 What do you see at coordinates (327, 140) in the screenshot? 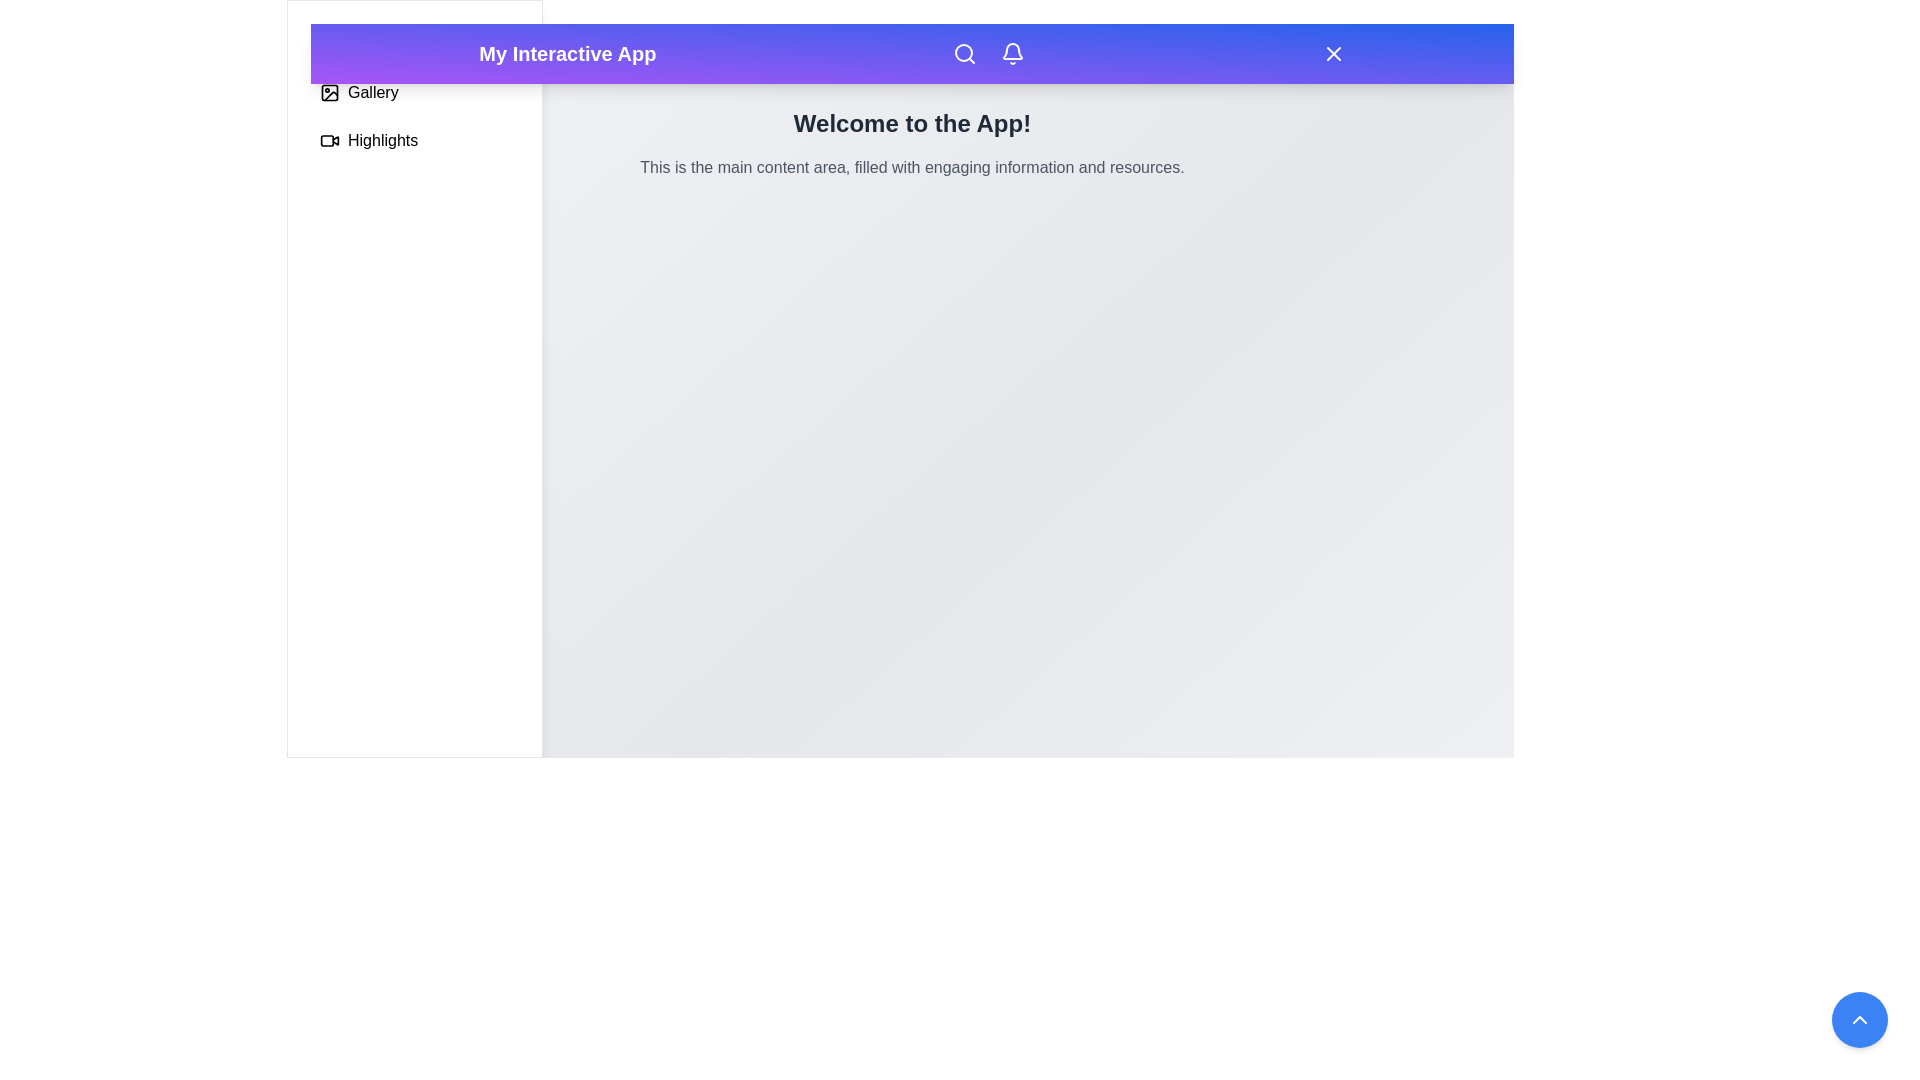
I see `the 'Highlights' menu item icon in the sidebar, which is located to the left of the text 'Highlights'` at bounding box center [327, 140].